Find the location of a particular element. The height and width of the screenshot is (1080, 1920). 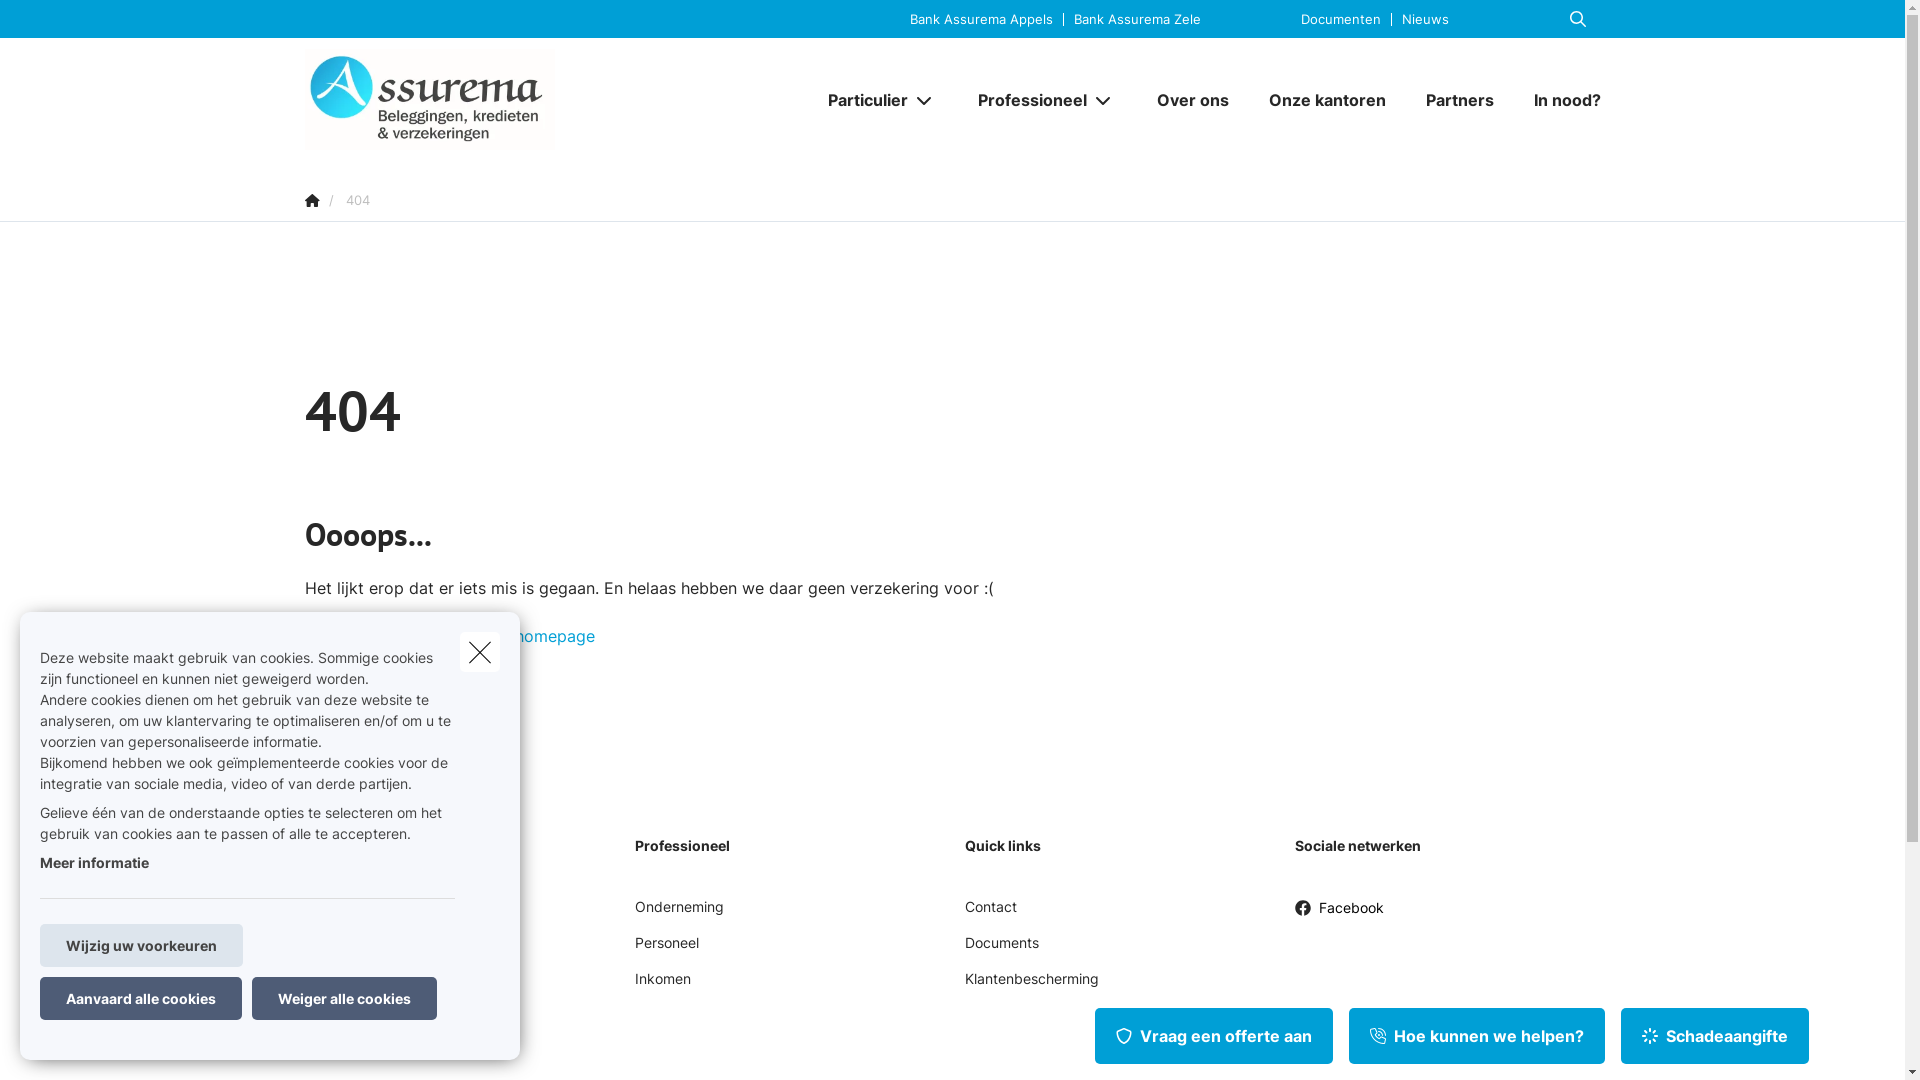

'Bank Assurema Appels' is located at coordinates (981, 18).